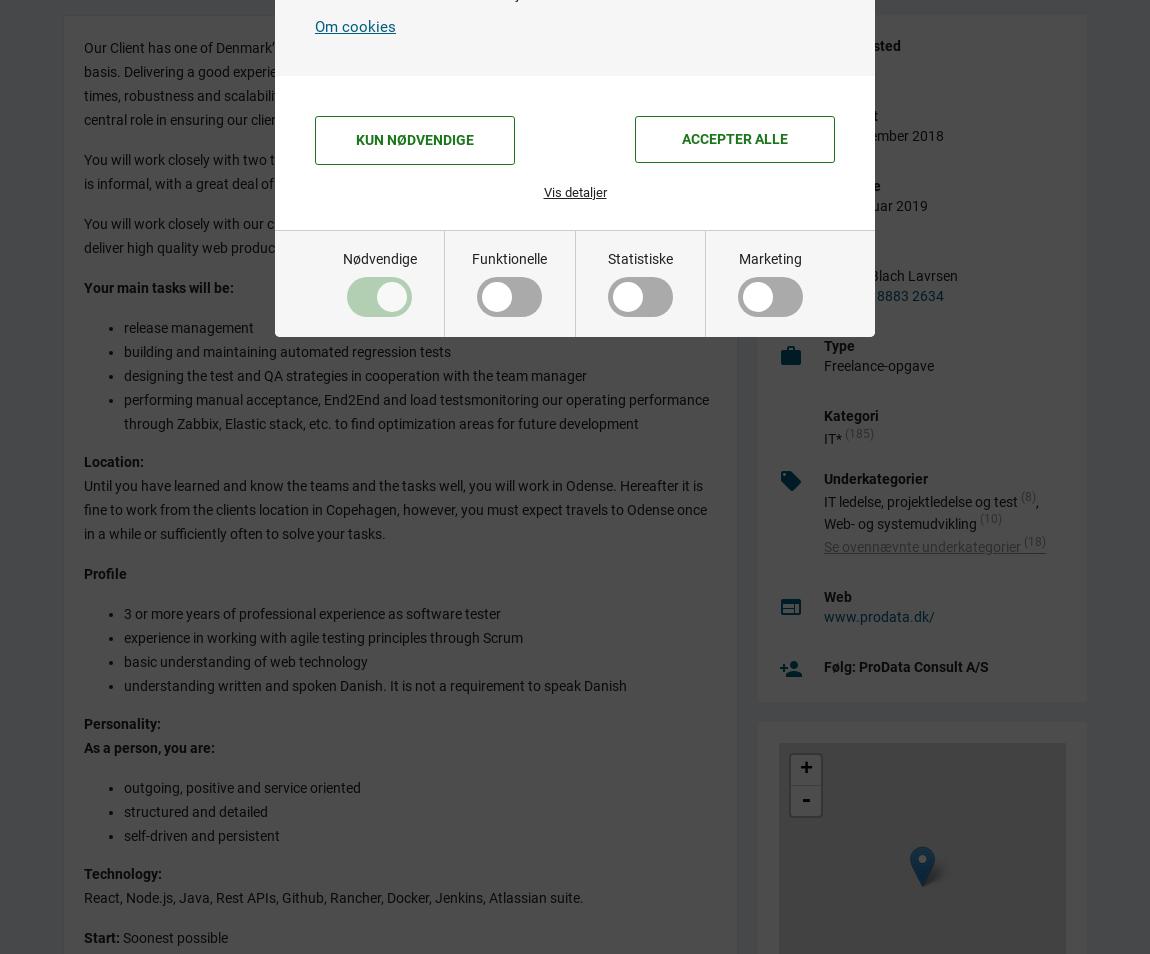 This screenshot has width=1150, height=954. Describe the element at coordinates (114, 460) in the screenshot. I see `'Location:'` at that location.